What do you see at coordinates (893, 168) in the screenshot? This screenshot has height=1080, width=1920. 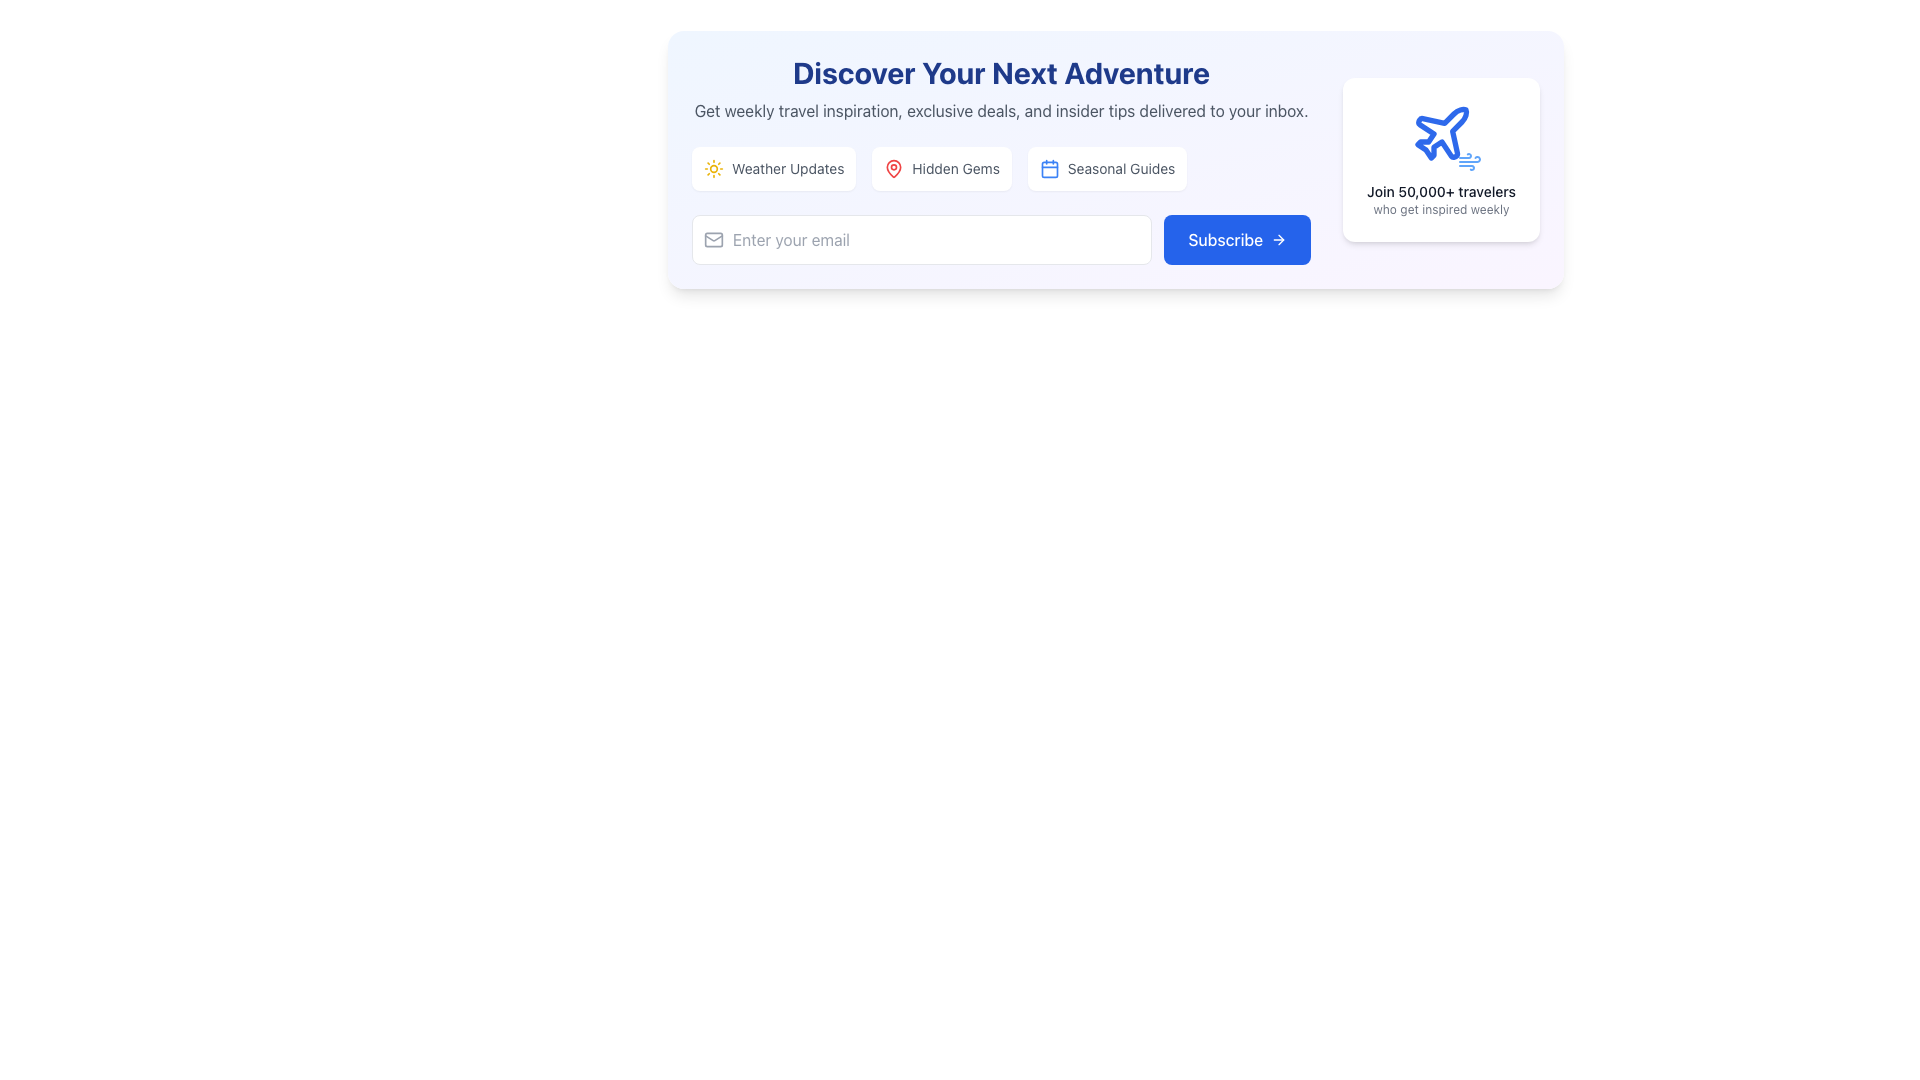 I see `the SVG icon representing 'Hidden Gems' located between 'Weather Updates' and 'Seasonal Guides'` at bounding box center [893, 168].